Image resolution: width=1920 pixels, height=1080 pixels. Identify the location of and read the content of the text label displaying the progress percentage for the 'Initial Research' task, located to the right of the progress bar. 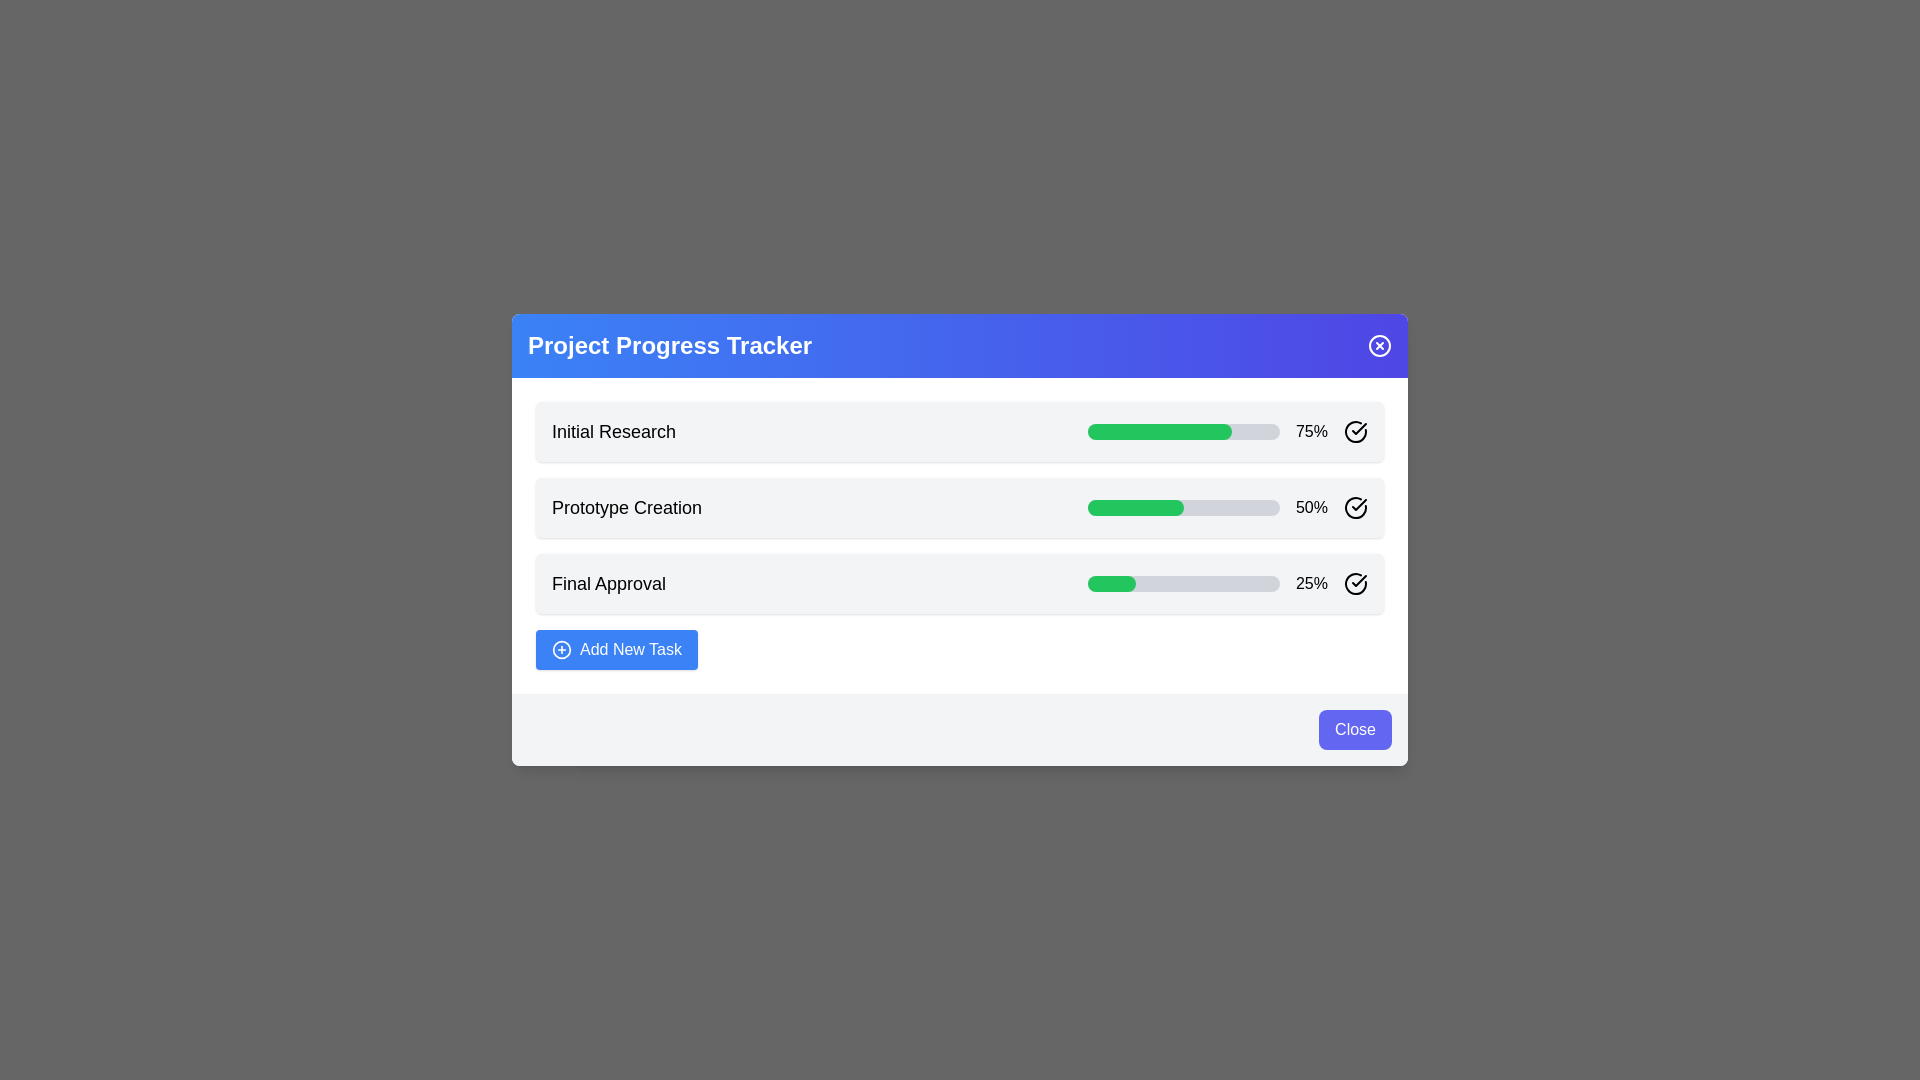
(1311, 431).